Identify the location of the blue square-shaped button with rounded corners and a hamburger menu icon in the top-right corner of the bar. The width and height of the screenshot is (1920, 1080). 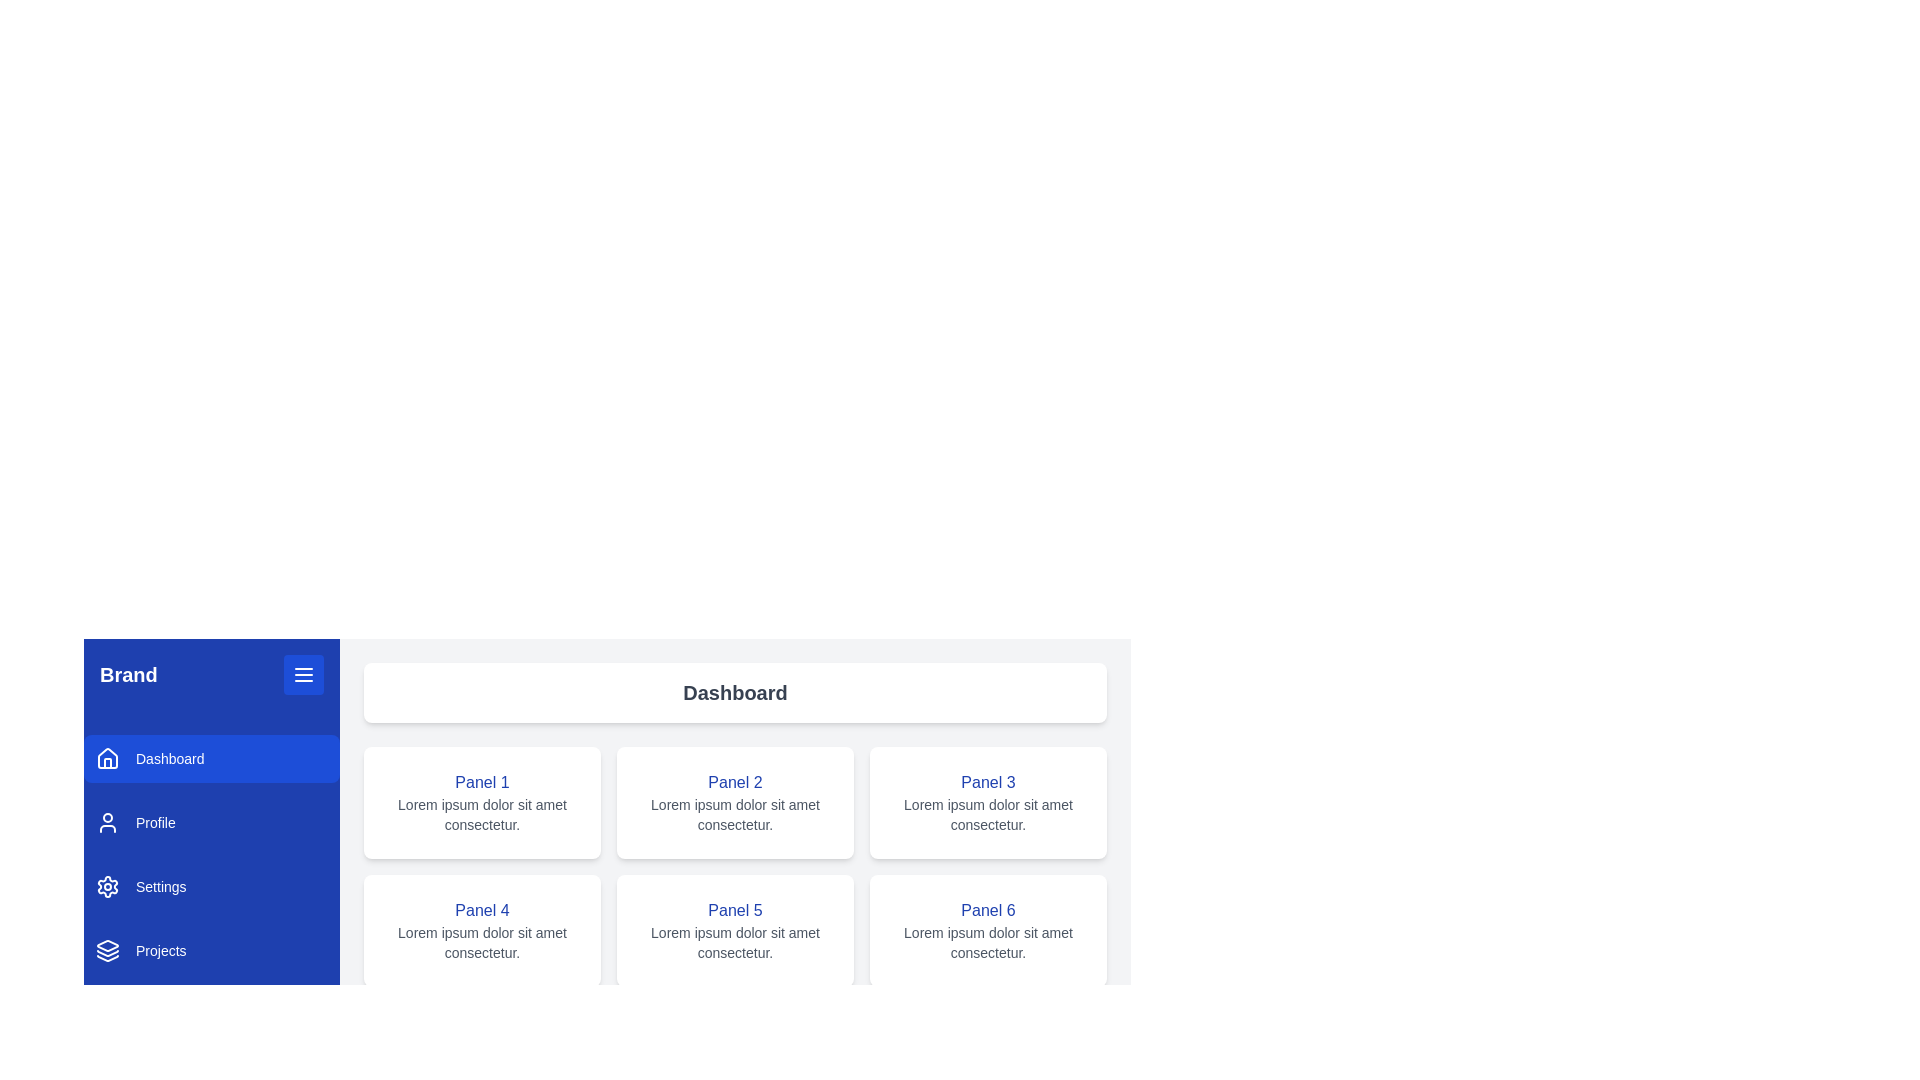
(302, 675).